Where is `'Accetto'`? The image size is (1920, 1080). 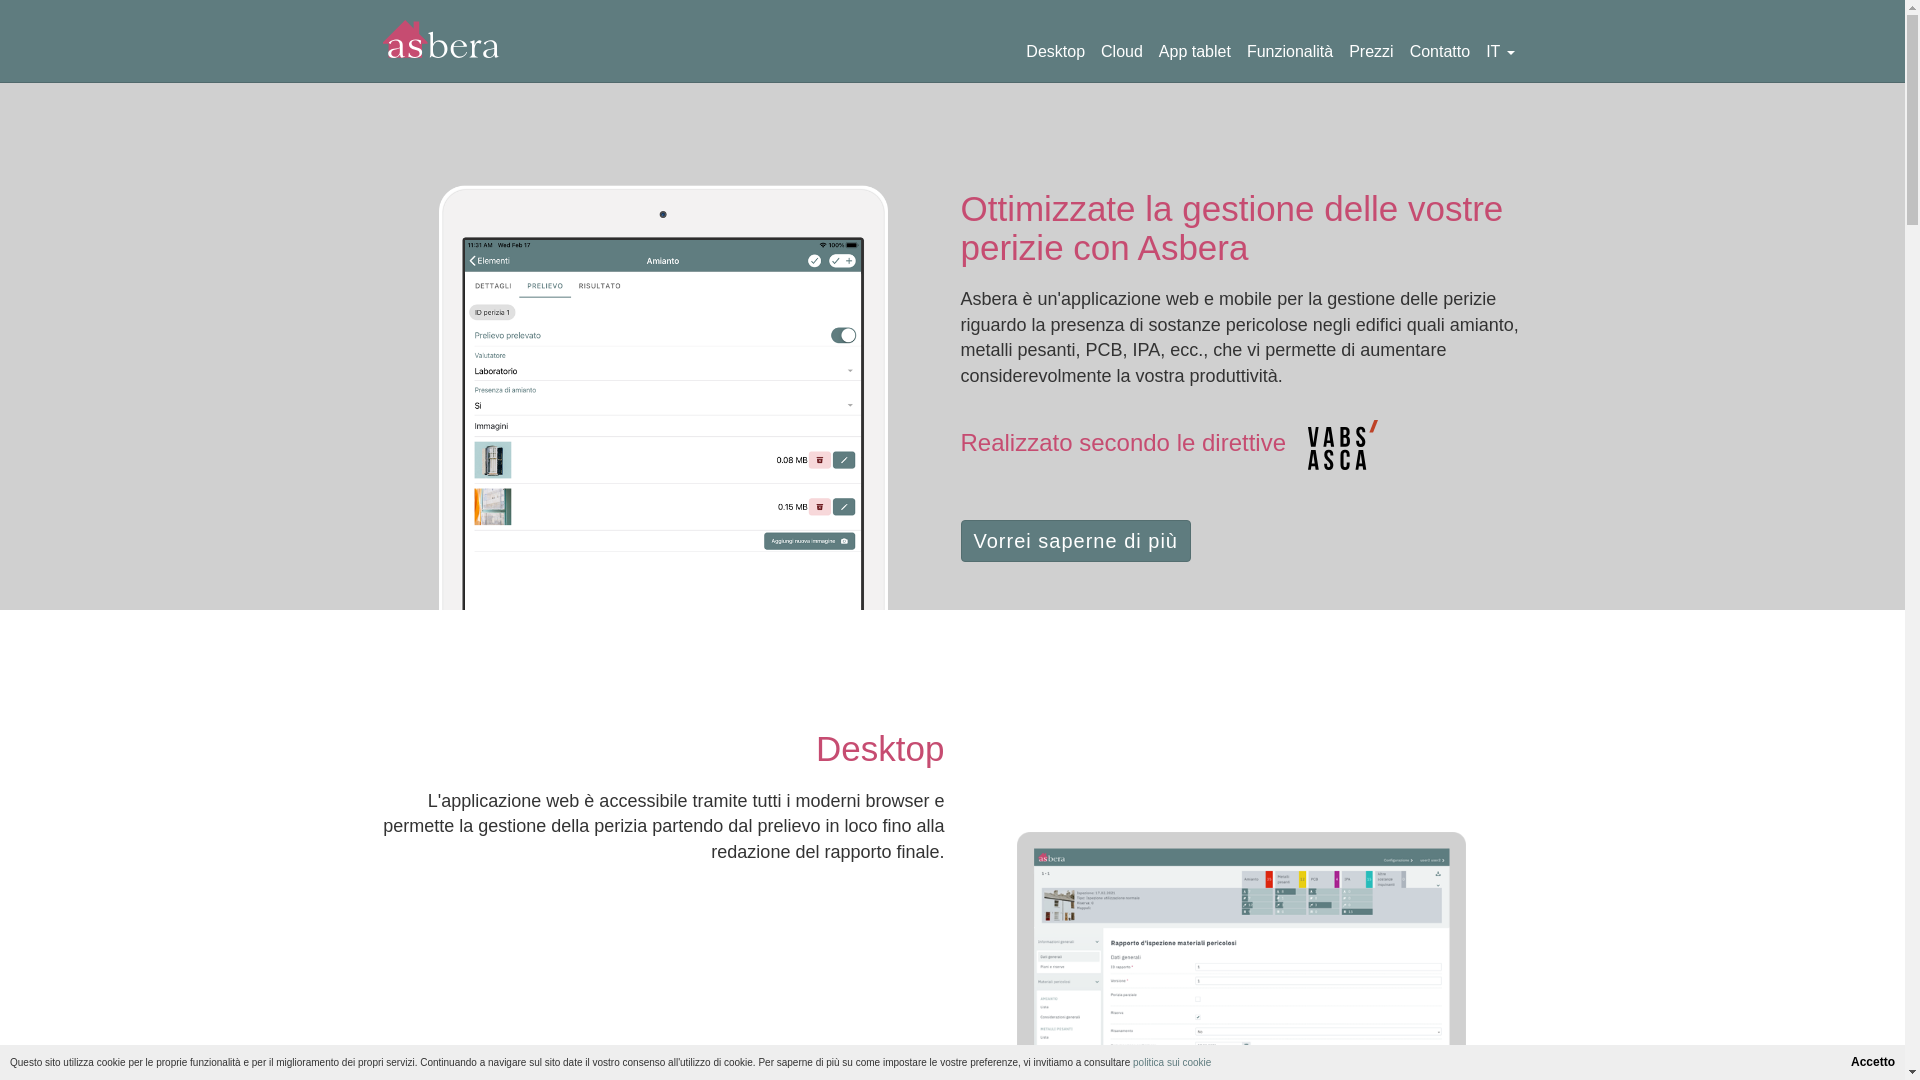
'Accetto' is located at coordinates (1871, 1061).